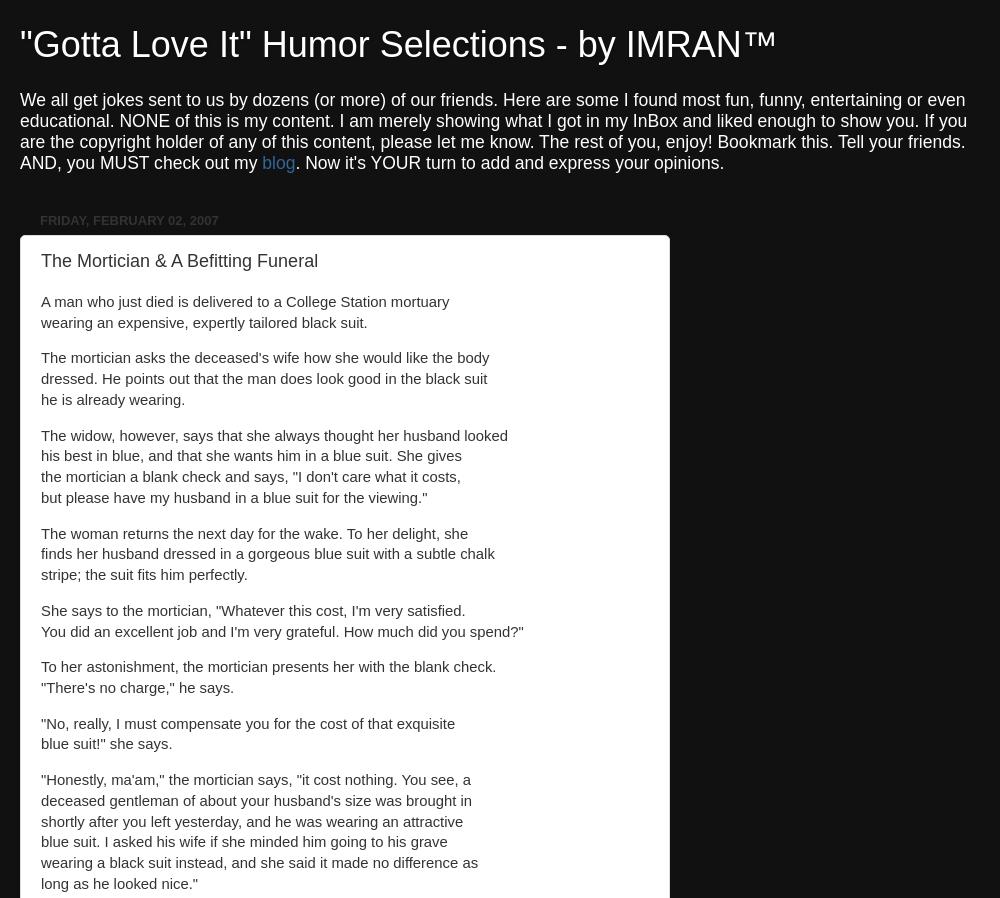 The height and width of the screenshot is (898, 1000). I want to click on 'blue suit!" she says.', so click(41, 743).